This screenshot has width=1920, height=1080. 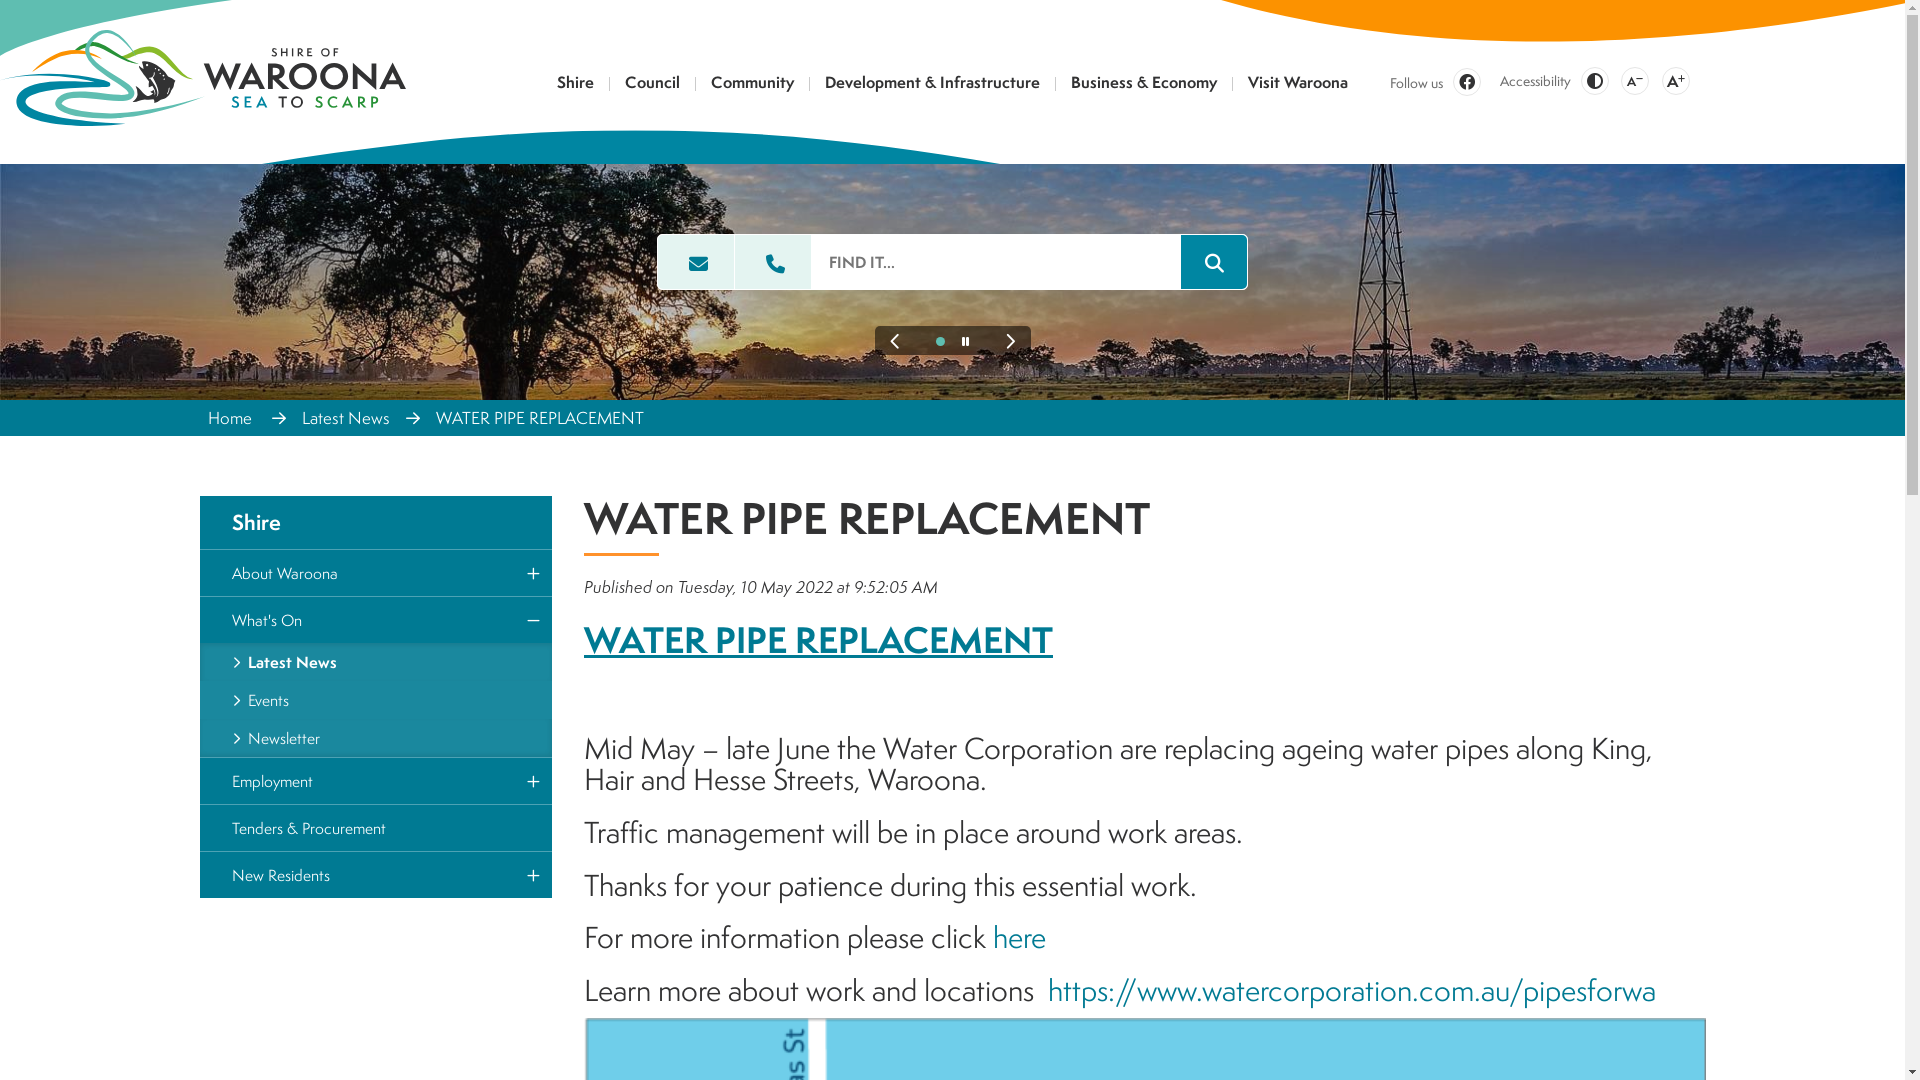 I want to click on 'here', so click(x=993, y=937).